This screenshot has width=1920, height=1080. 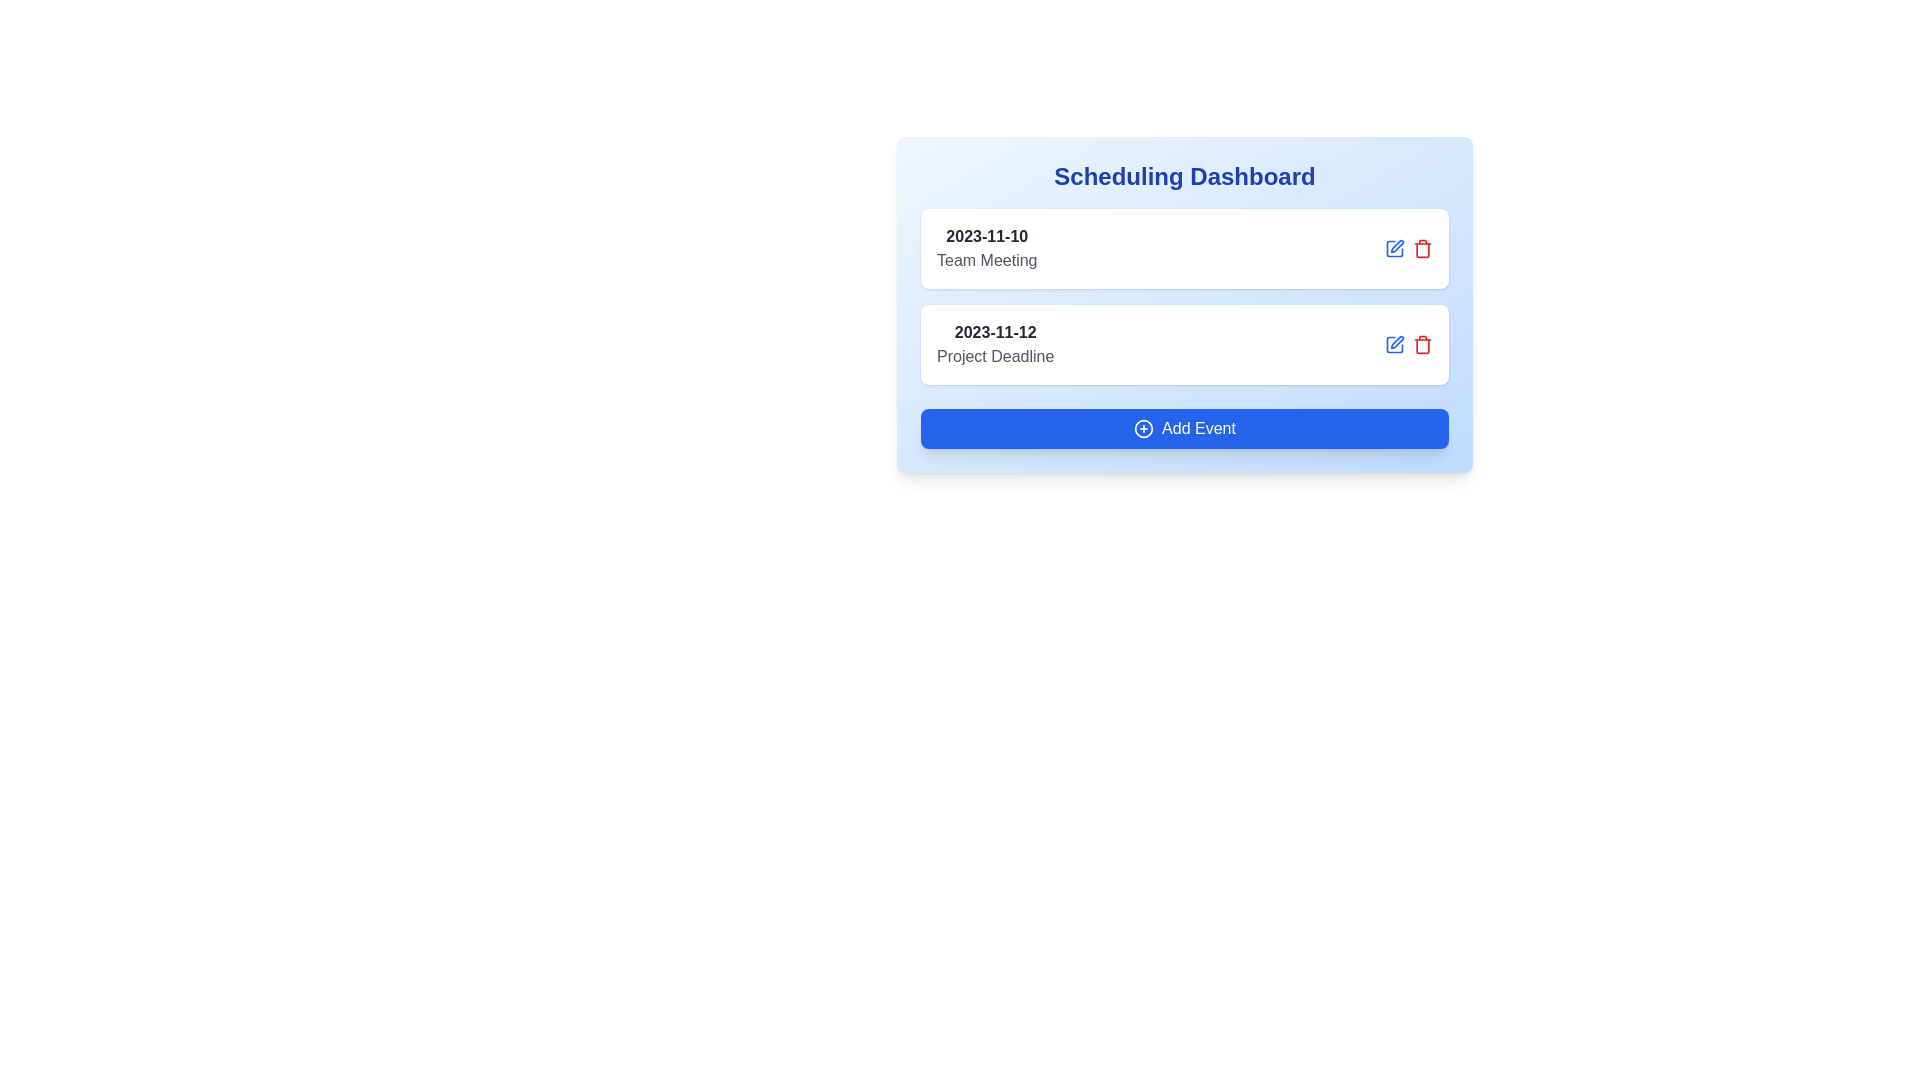 What do you see at coordinates (1185, 427) in the screenshot?
I see `the 'Add Event' button with a blue background and white text located at the bottom of the 'Scheduling Dashboard' card` at bounding box center [1185, 427].